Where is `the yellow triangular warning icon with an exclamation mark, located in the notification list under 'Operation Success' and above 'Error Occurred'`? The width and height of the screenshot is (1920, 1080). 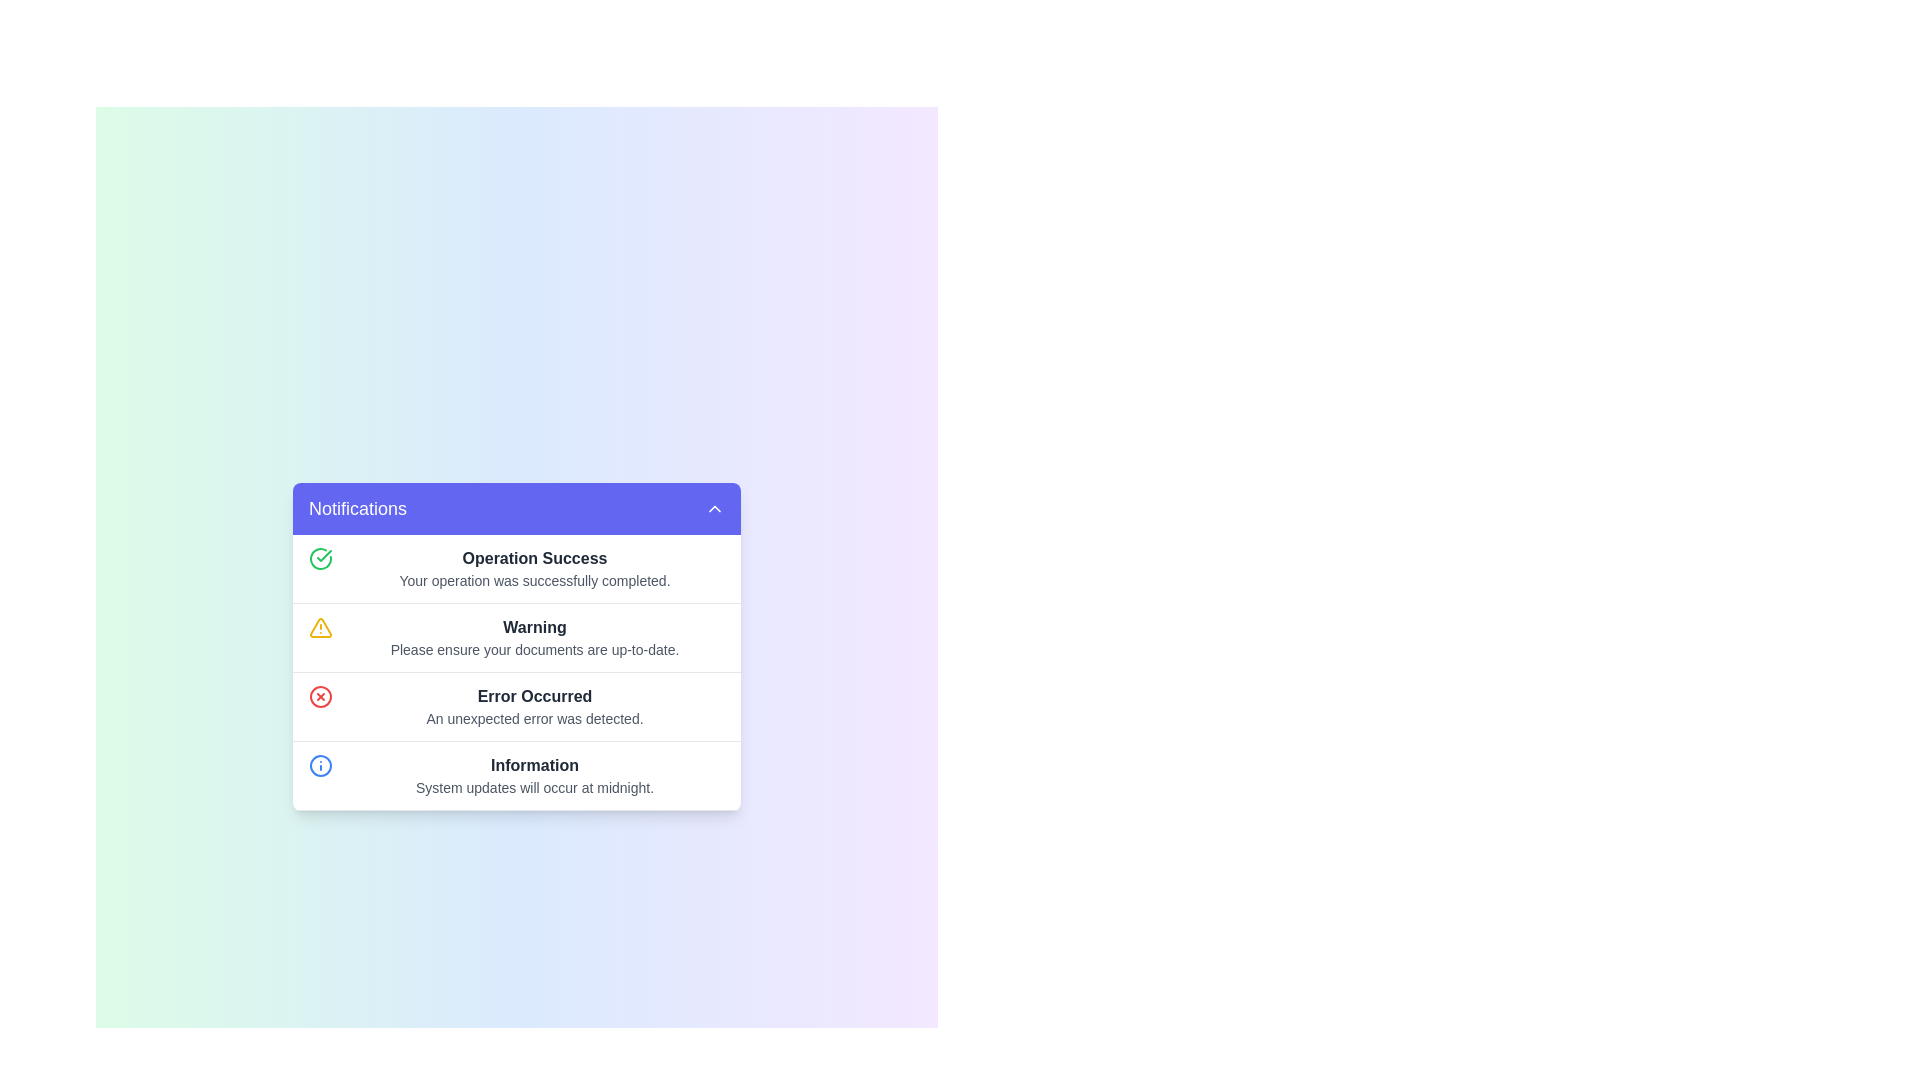 the yellow triangular warning icon with an exclamation mark, located in the notification list under 'Operation Success' and above 'Error Occurred' is located at coordinates (321, 627).